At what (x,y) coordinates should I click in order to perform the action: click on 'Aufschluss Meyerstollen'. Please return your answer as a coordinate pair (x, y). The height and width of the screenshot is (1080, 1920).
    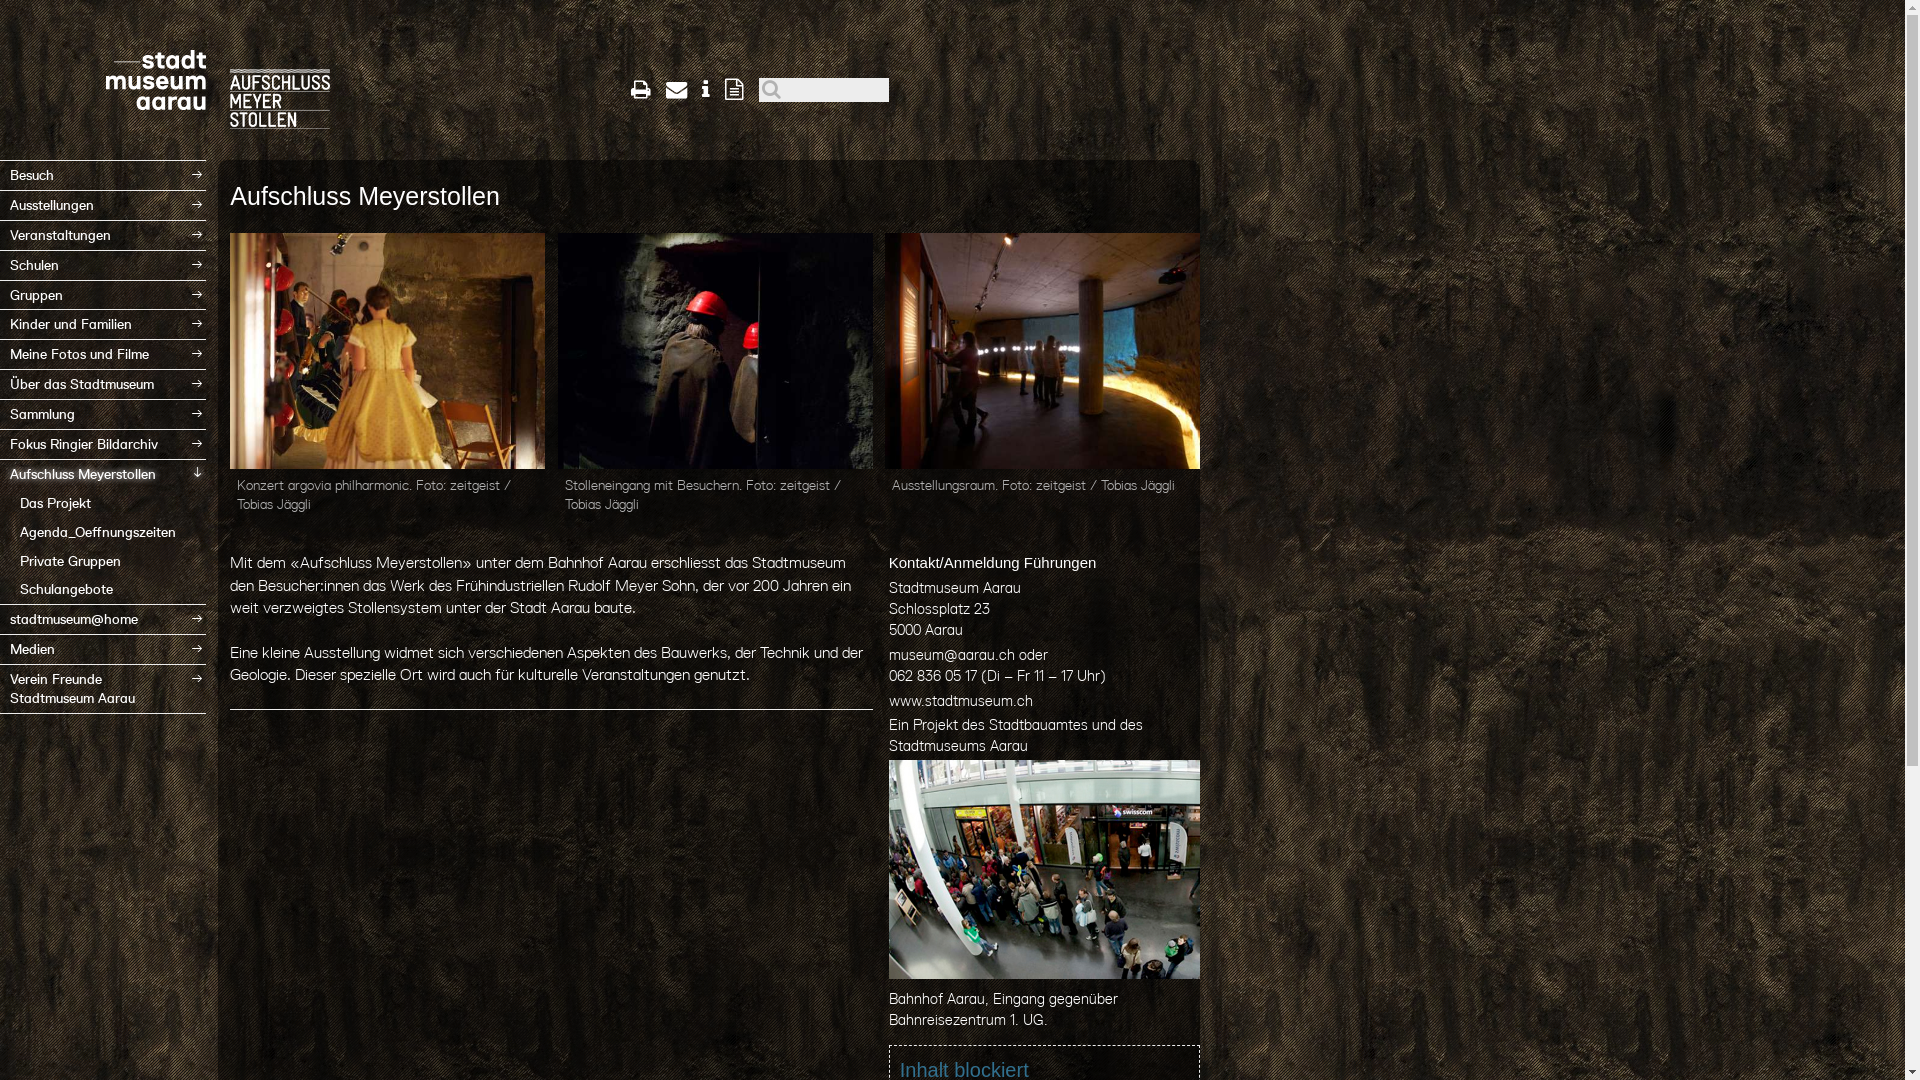
    Looking at the image, I should click on (0, 474).